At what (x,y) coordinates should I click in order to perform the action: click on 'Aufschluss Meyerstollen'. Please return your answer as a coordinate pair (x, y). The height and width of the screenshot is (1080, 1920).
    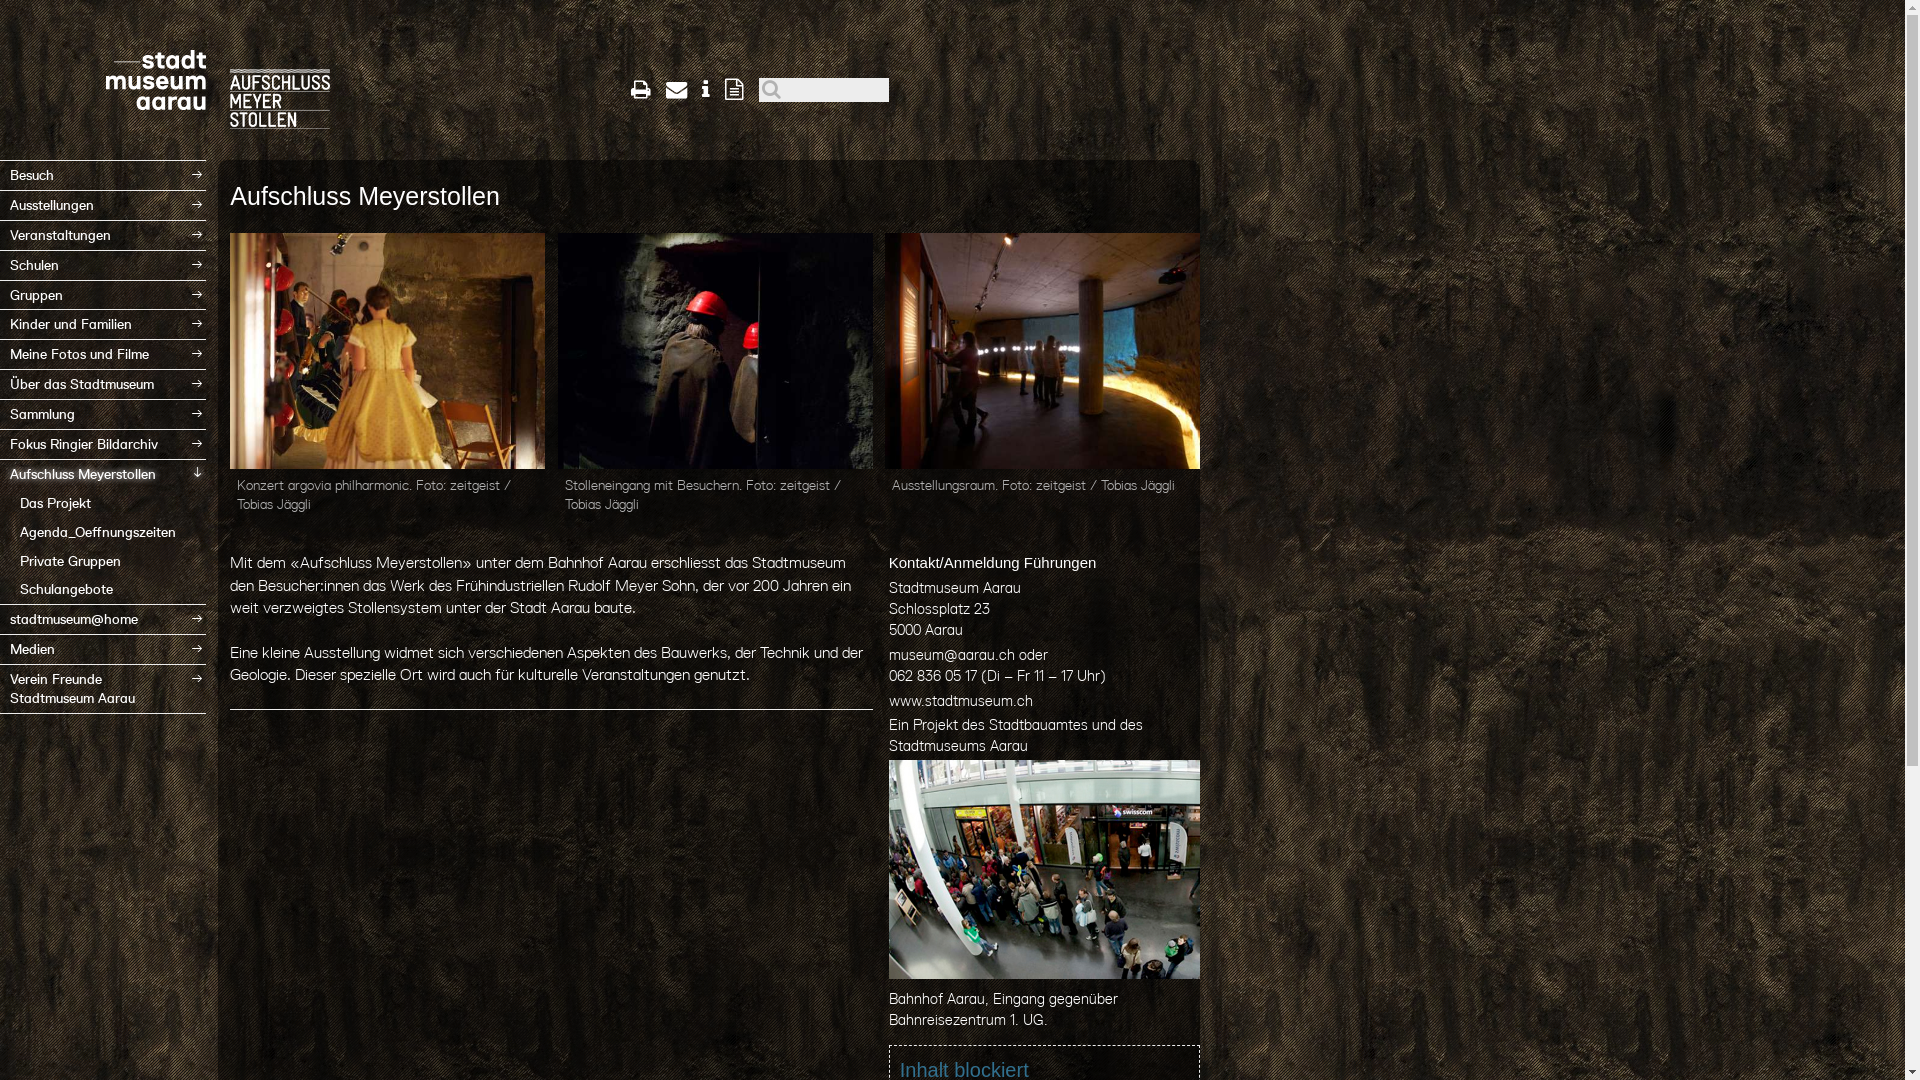
    Looking at the image, I should click on (0, 474).